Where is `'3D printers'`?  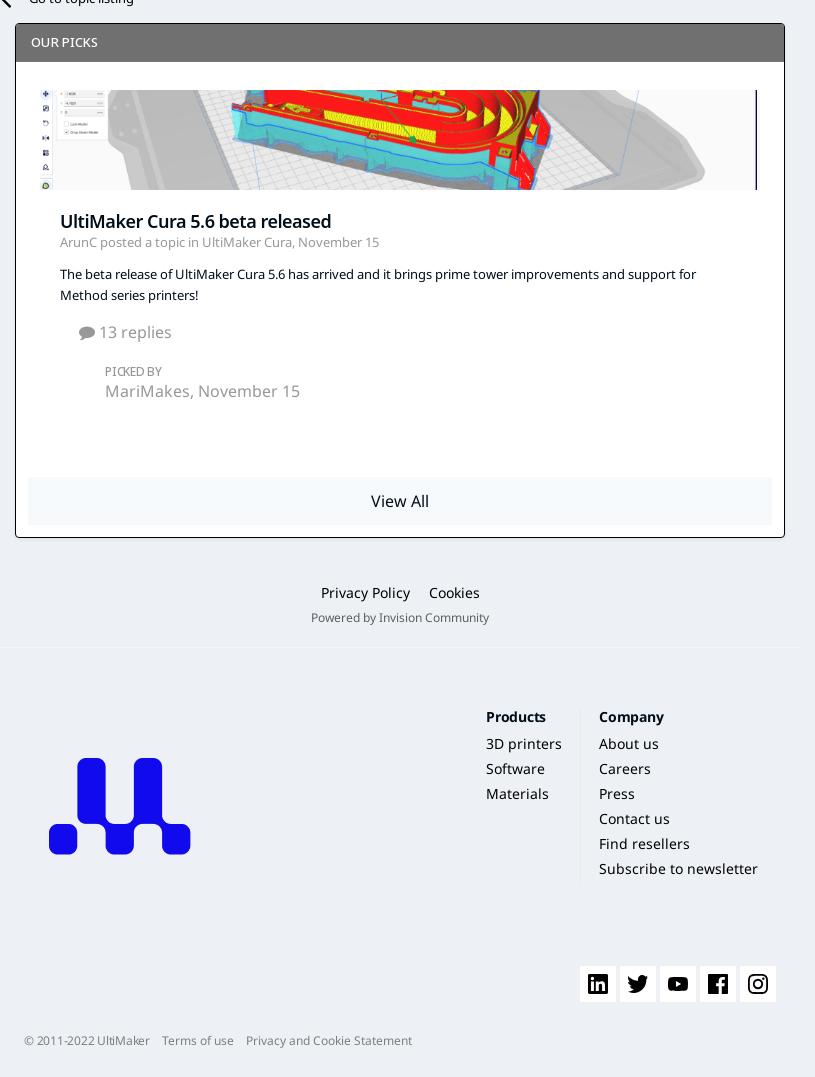
'3D printers' is located at coordinates (523, 742).